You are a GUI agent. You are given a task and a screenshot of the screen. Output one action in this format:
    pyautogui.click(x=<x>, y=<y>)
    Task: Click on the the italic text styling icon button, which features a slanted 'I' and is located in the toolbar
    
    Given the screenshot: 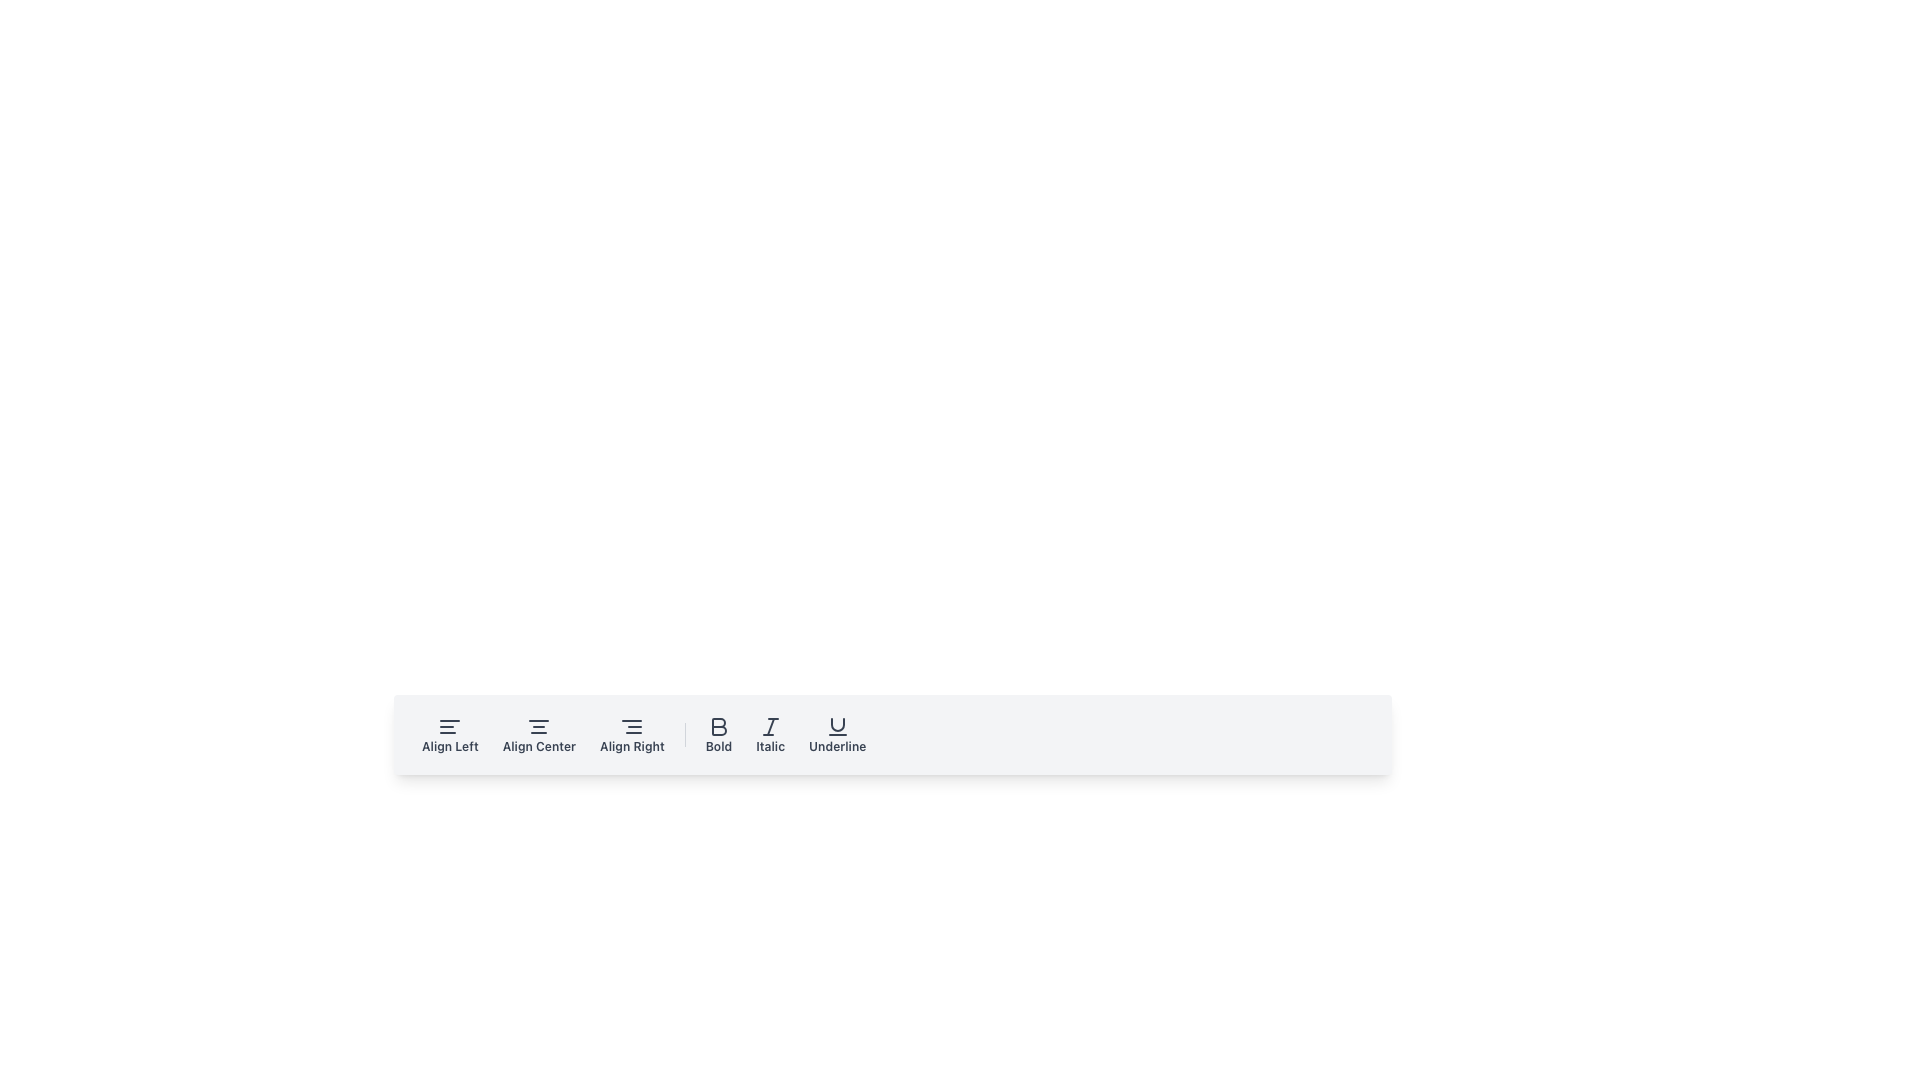 What is the action you would take?
    pyautogui.click(x=769, y=726)
    